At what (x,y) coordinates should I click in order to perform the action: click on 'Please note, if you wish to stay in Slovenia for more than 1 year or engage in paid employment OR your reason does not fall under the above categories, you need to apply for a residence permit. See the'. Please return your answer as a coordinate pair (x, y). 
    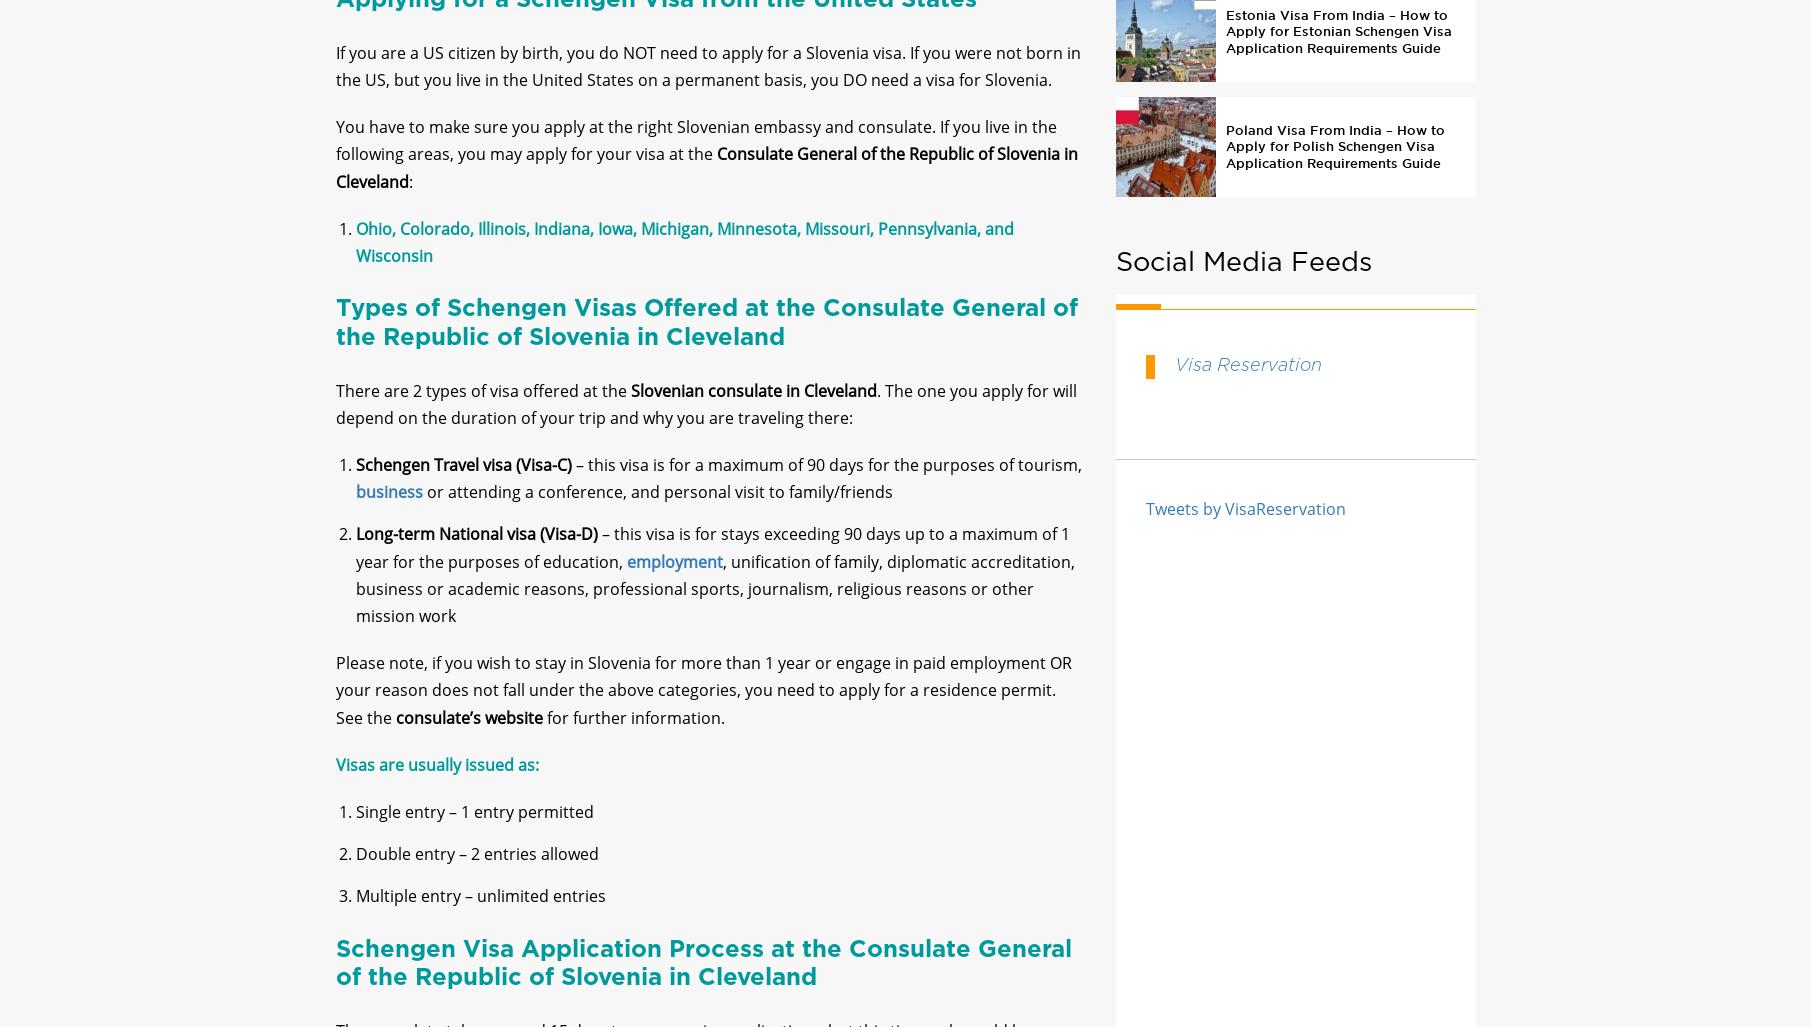
    Looking at the image, I should click on (334, 706).